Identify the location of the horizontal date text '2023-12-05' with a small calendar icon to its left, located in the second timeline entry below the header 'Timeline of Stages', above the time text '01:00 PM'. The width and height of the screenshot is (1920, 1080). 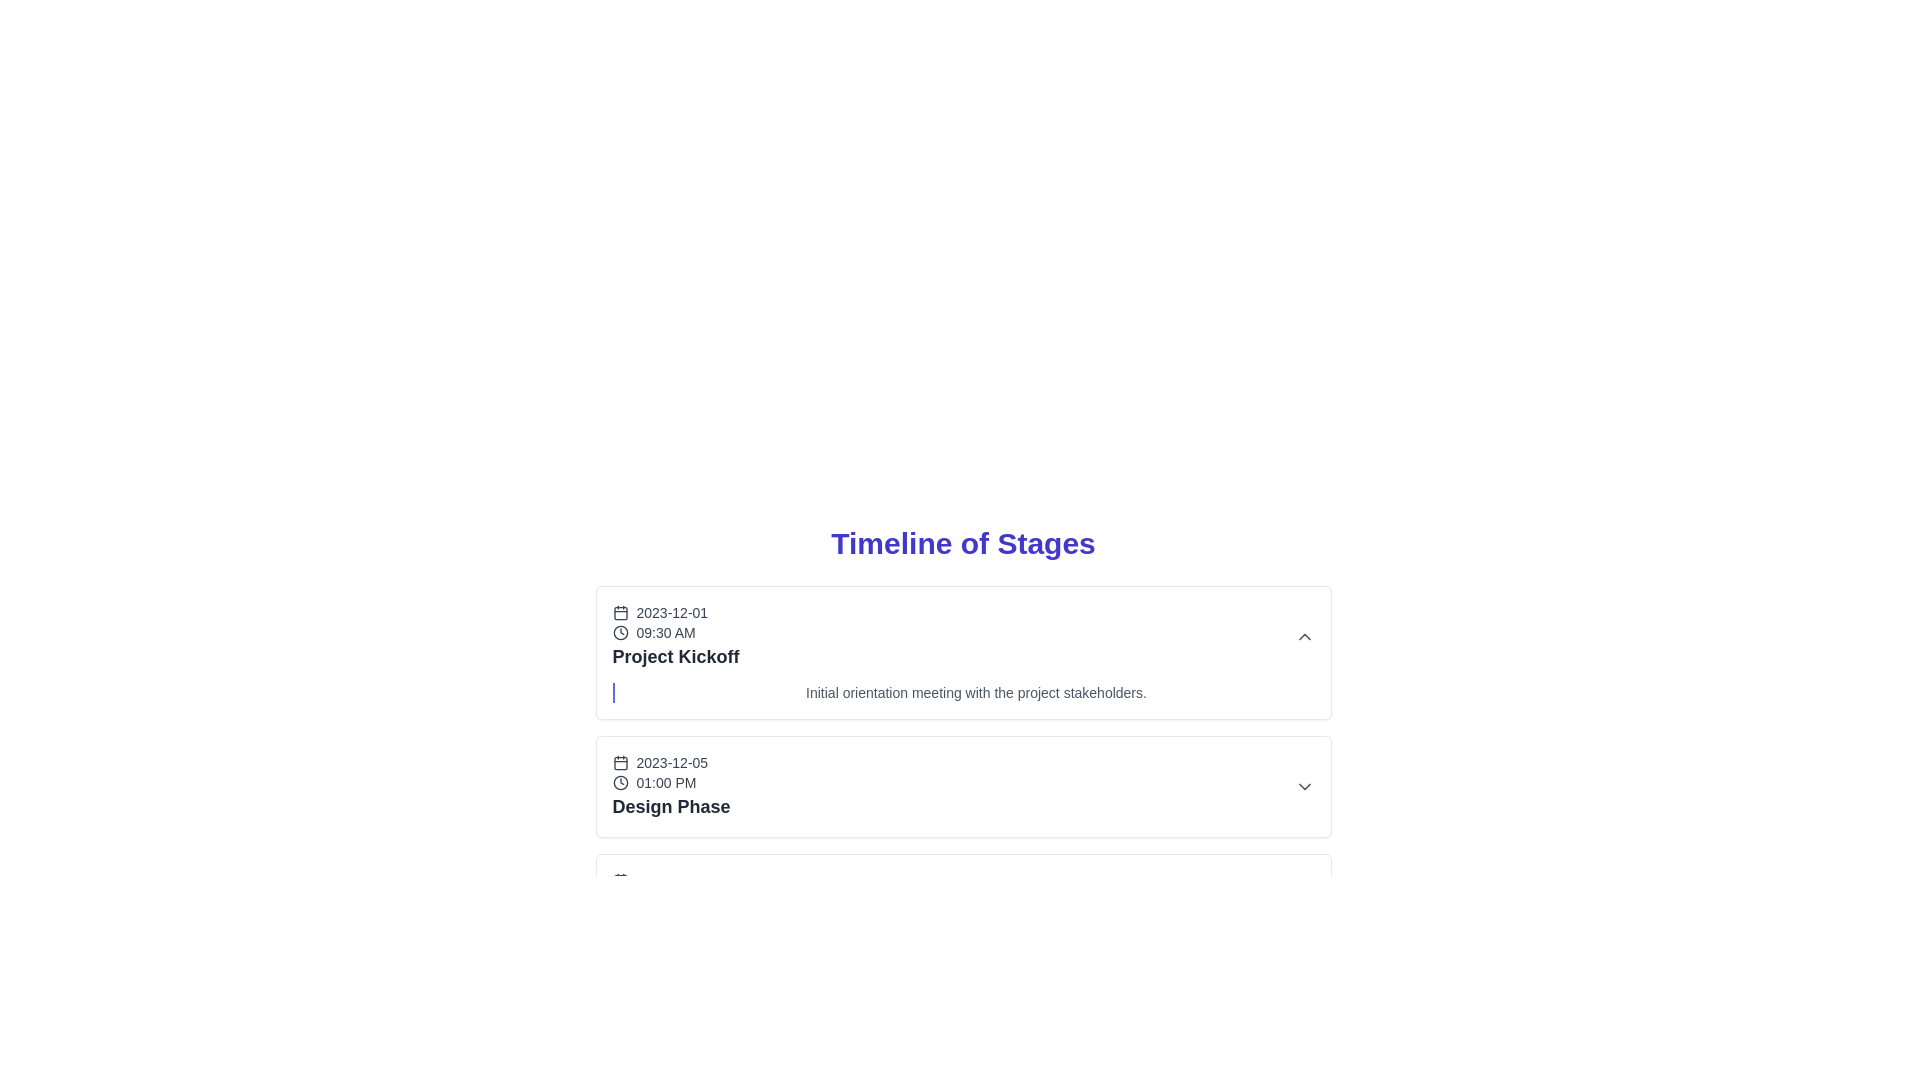
(671, 763).